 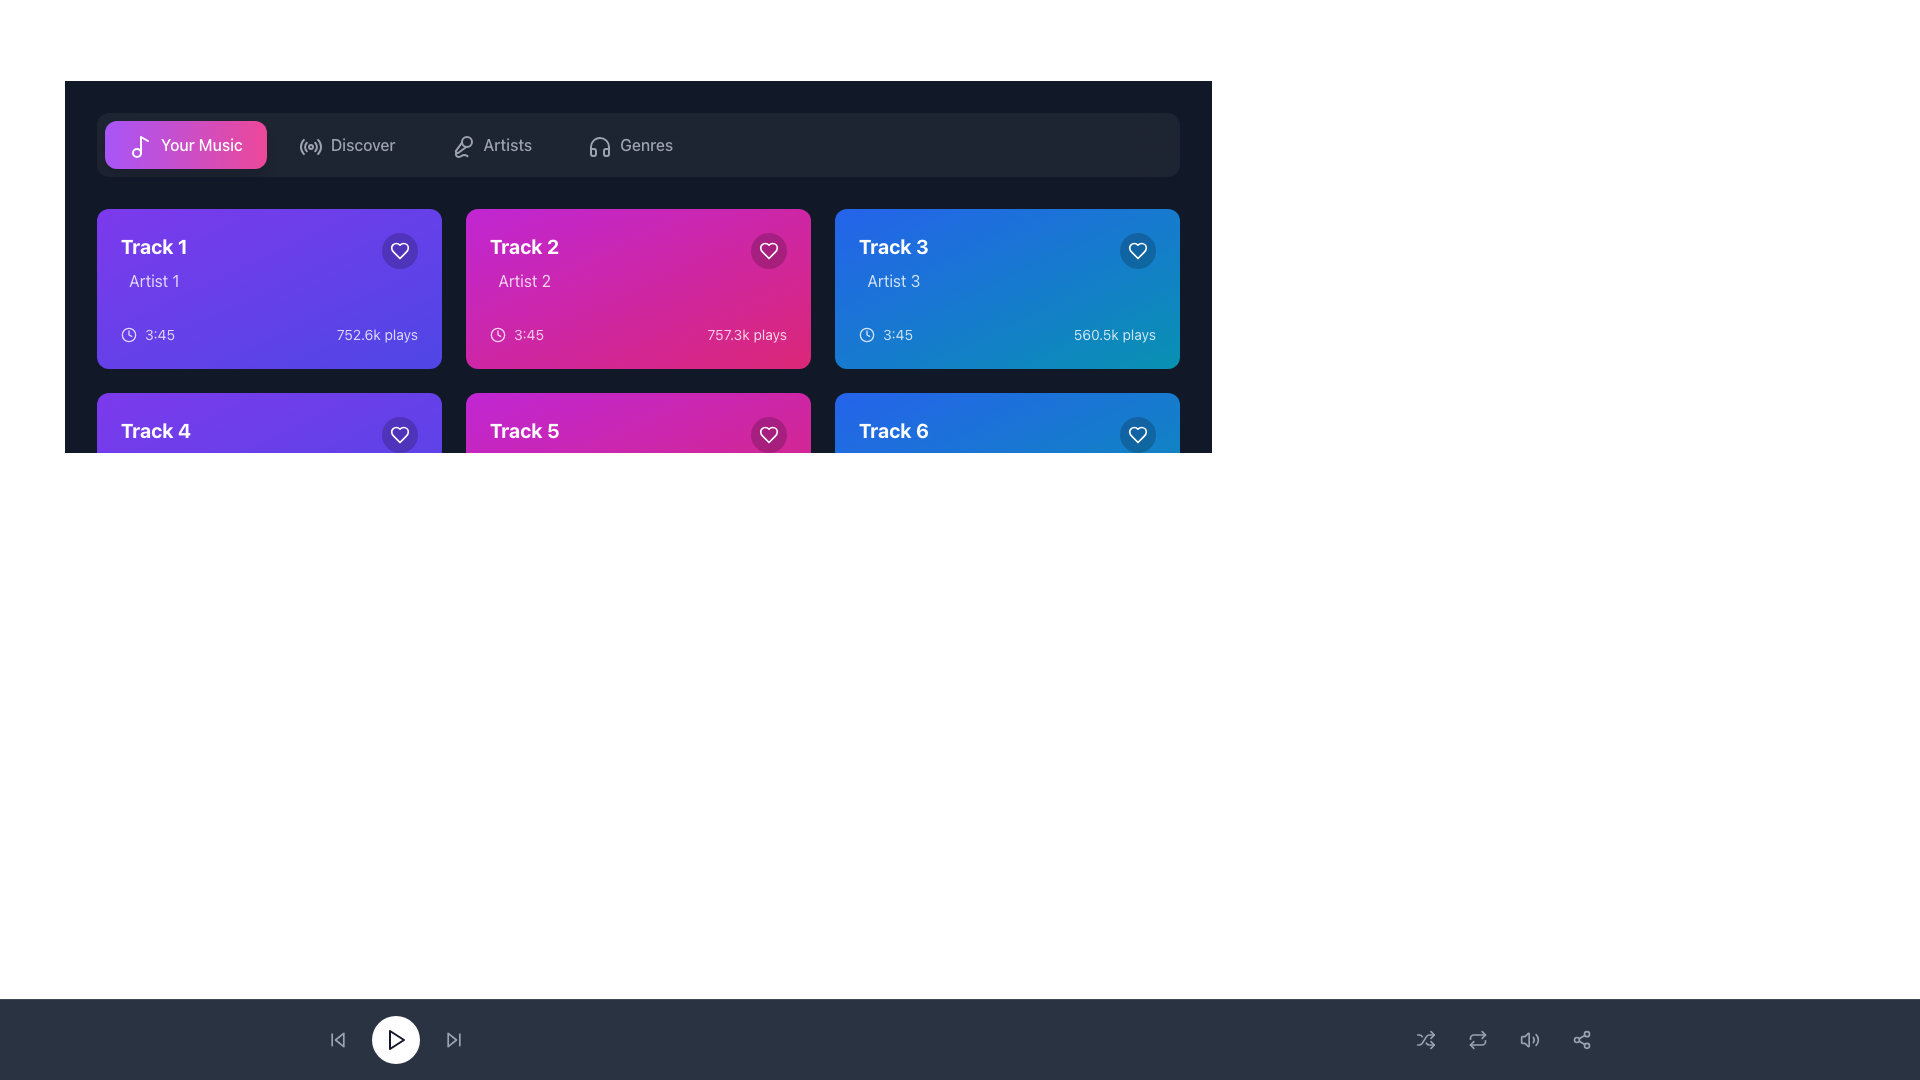 What do you see at coordinates (892, 281) in the screenshot?
I see `the label indicating the artist associated with 'Track 3', which is the second textual component beneath the title 'Track 3' in the blue card` at bounding box center [892, 281].